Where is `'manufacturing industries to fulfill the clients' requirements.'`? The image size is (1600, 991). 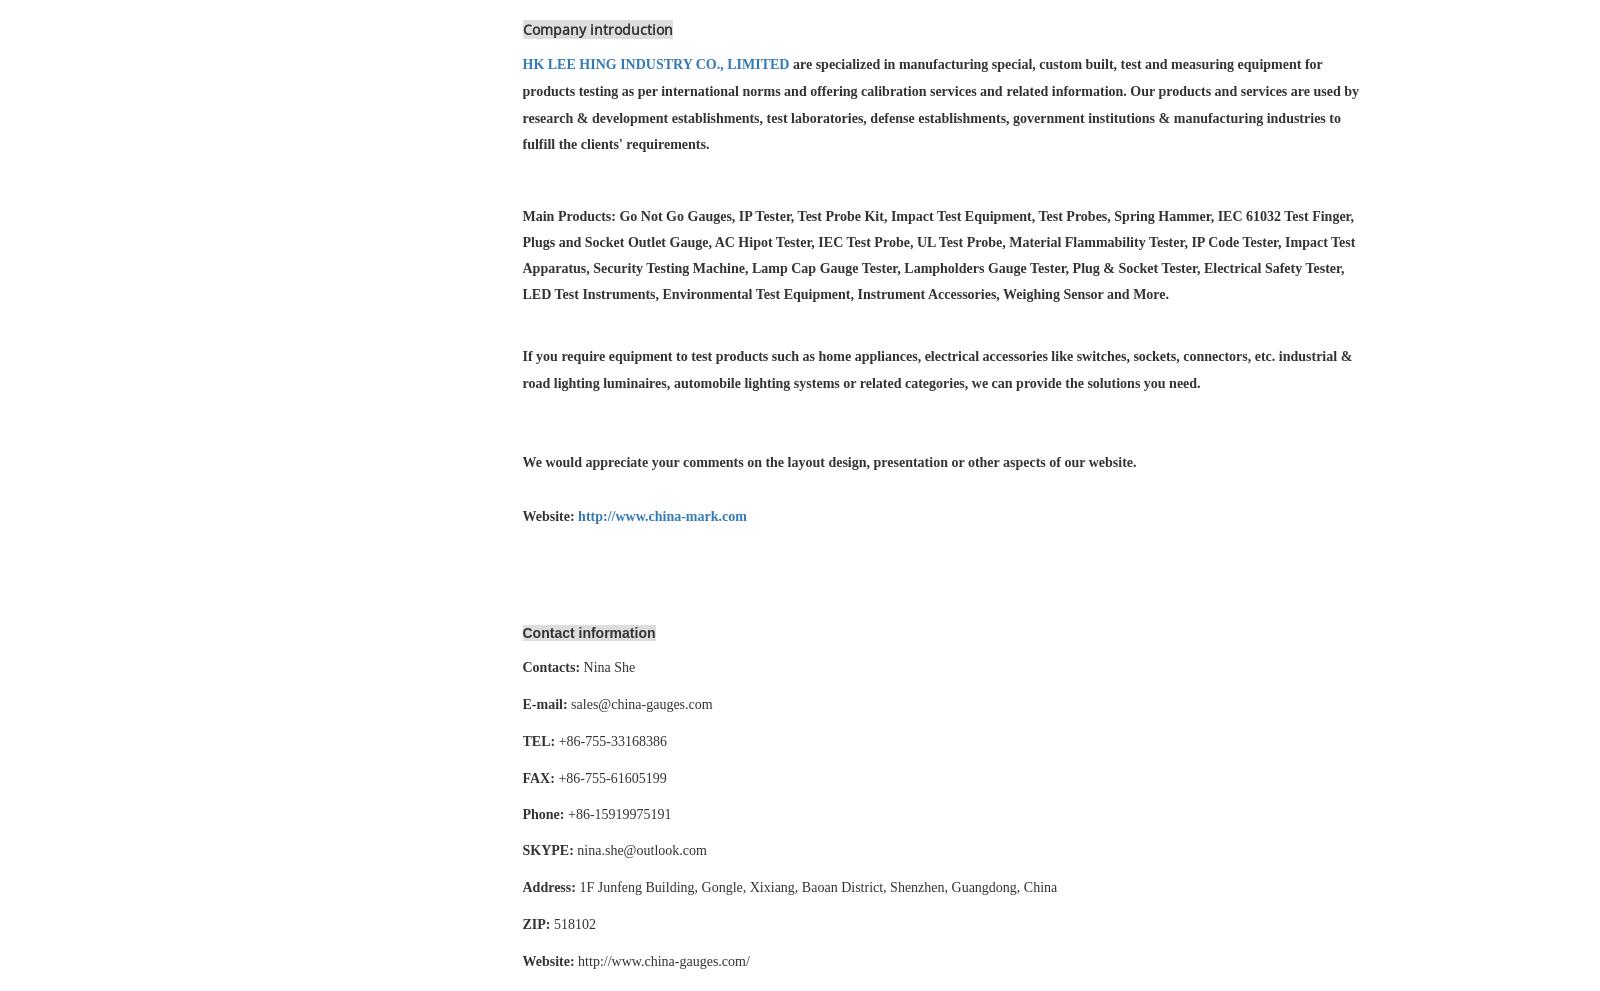
'manufacturing industries to fulfill the clients' requirements.' is located at coordinates (520, 130).